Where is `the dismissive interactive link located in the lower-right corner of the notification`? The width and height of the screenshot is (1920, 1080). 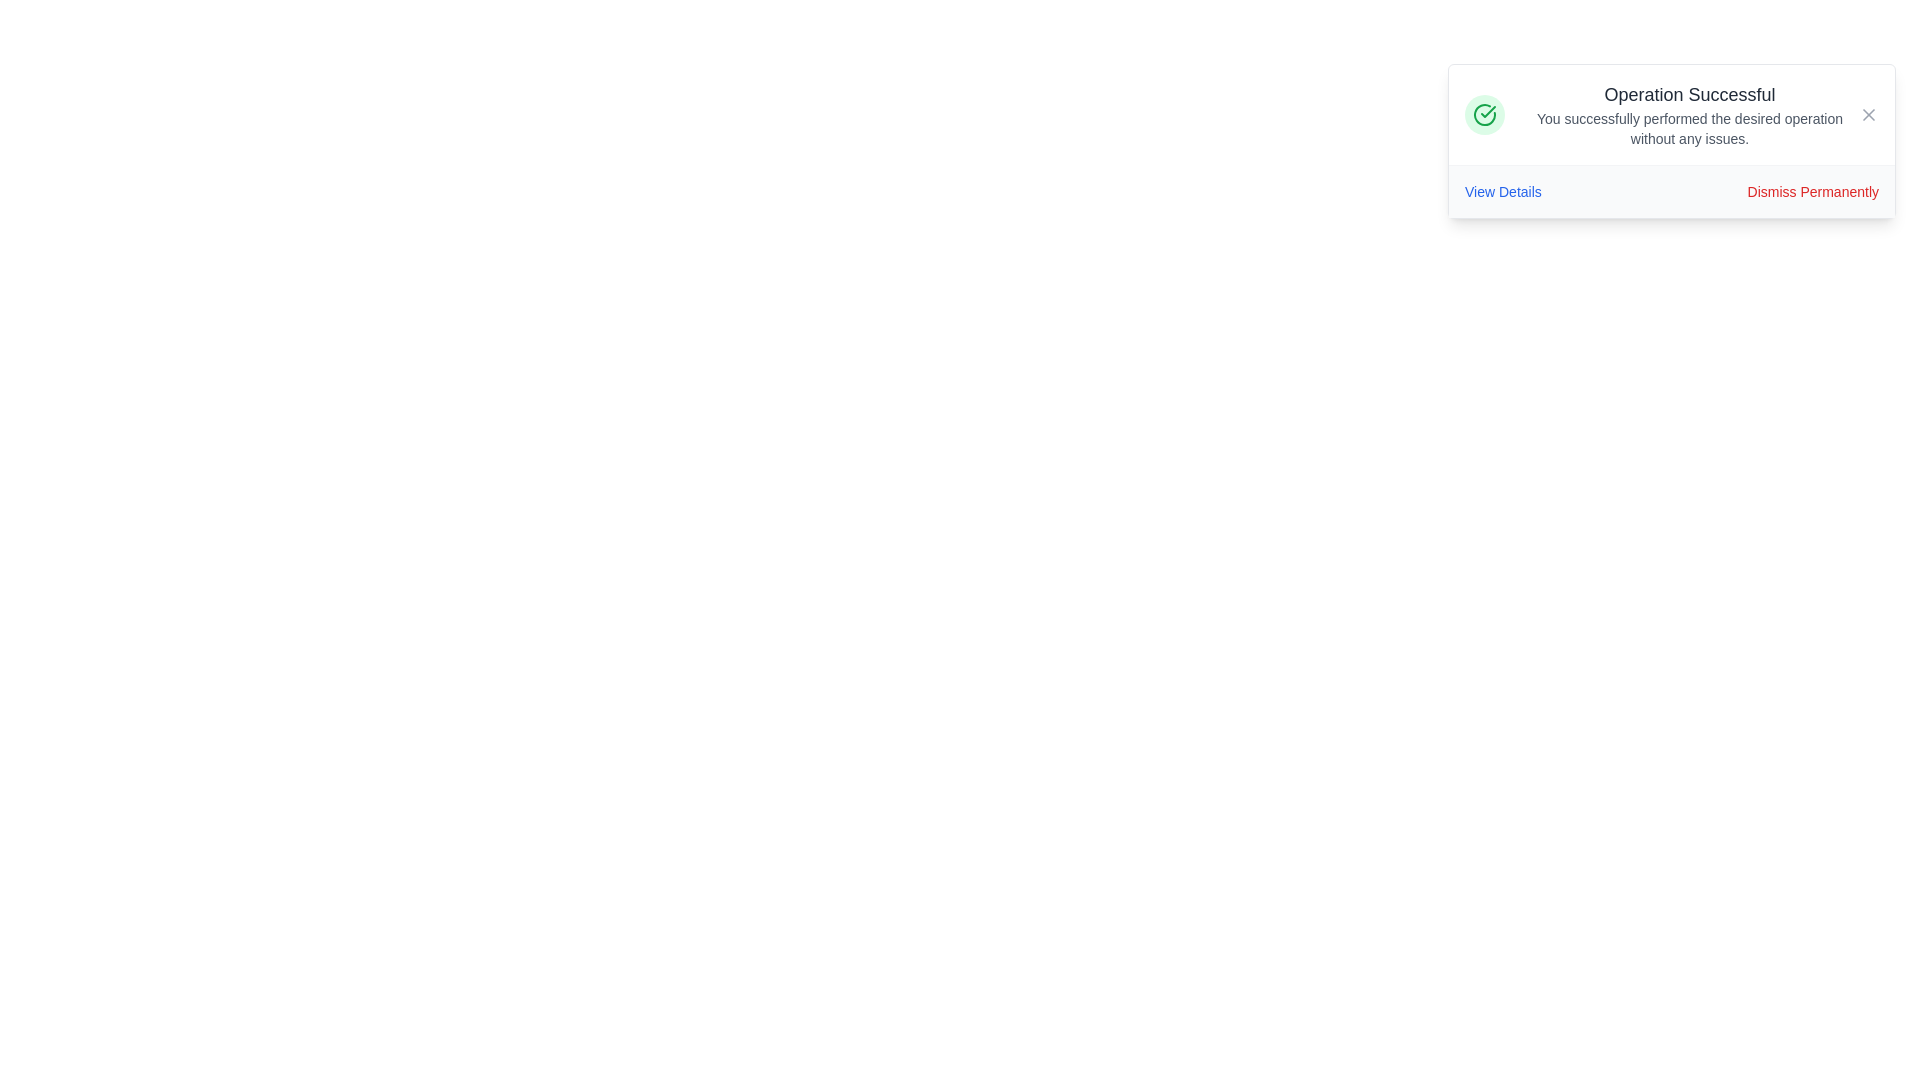
the dismissive interactive link located in the lower-right corner of the notification is located at coordinates (1813, 192).